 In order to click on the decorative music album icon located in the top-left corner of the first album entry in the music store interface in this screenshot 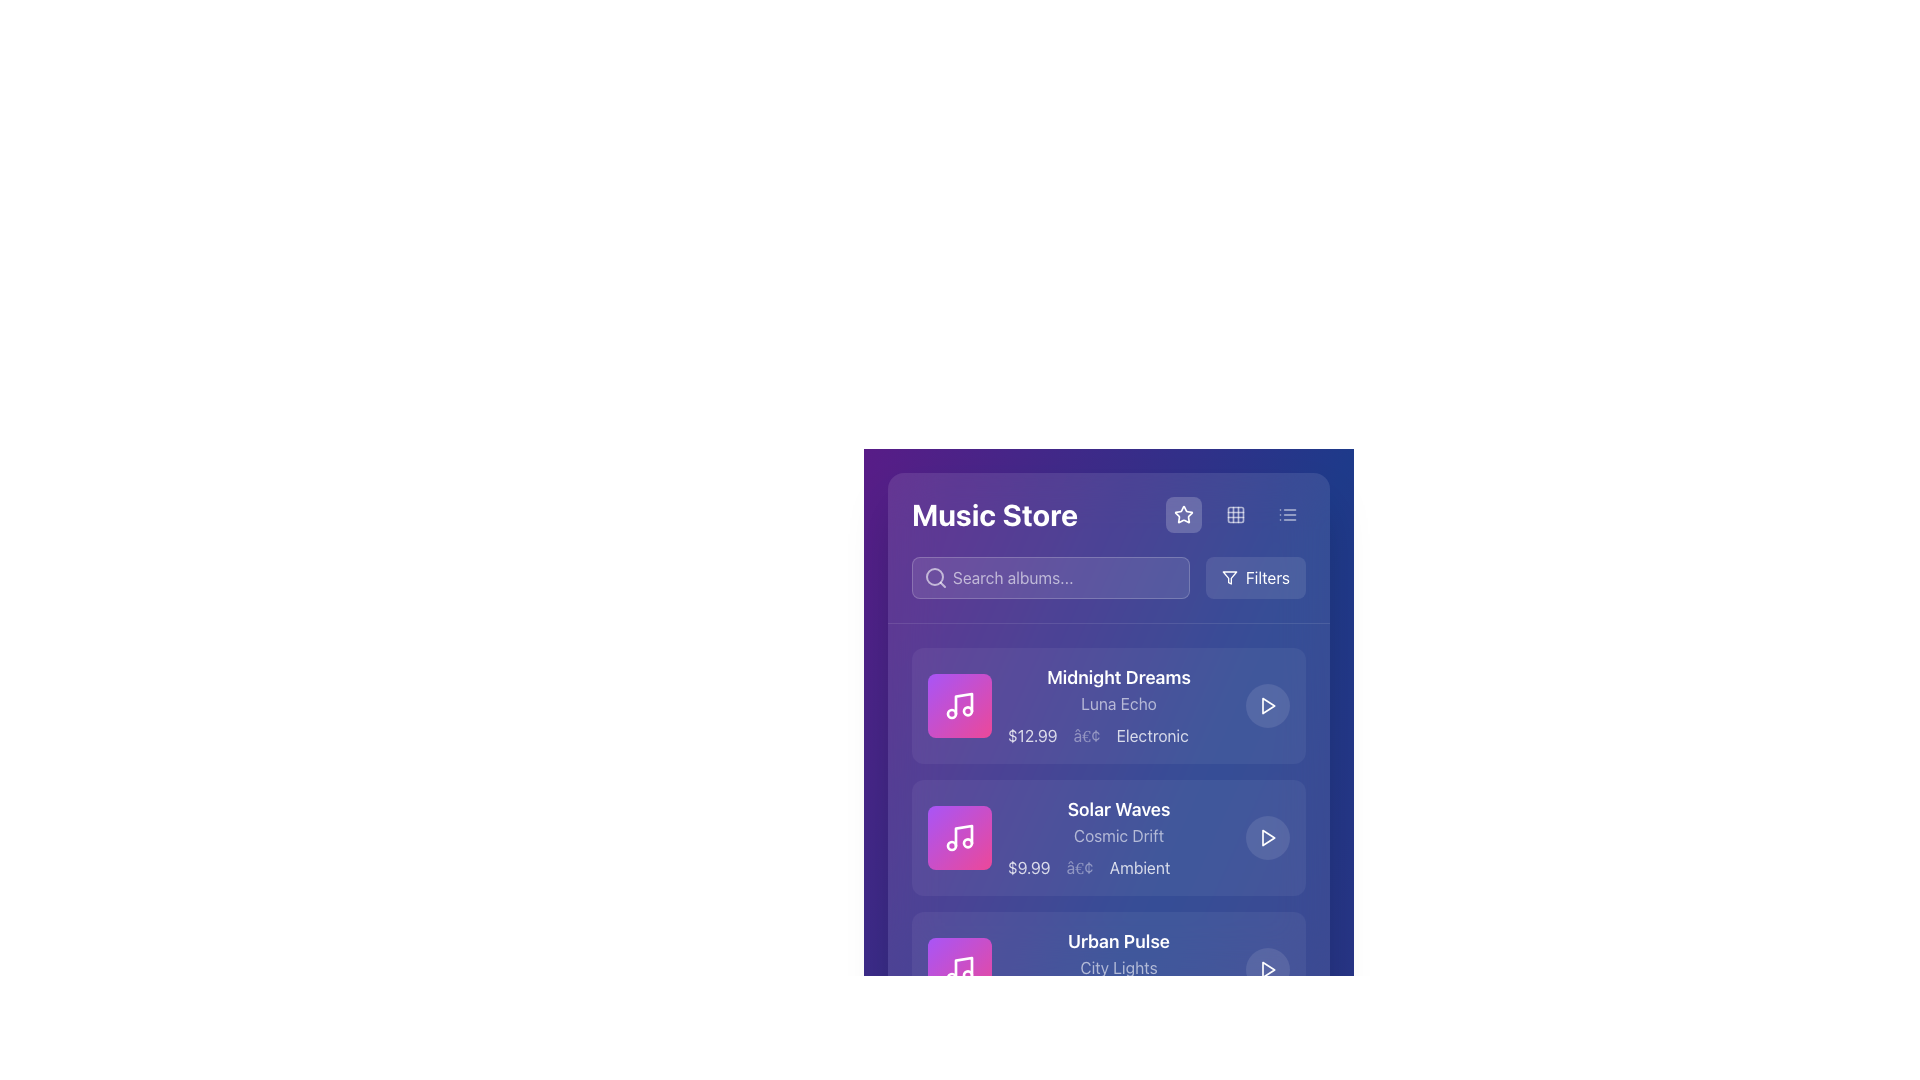, I will do `click(960, 704)`.